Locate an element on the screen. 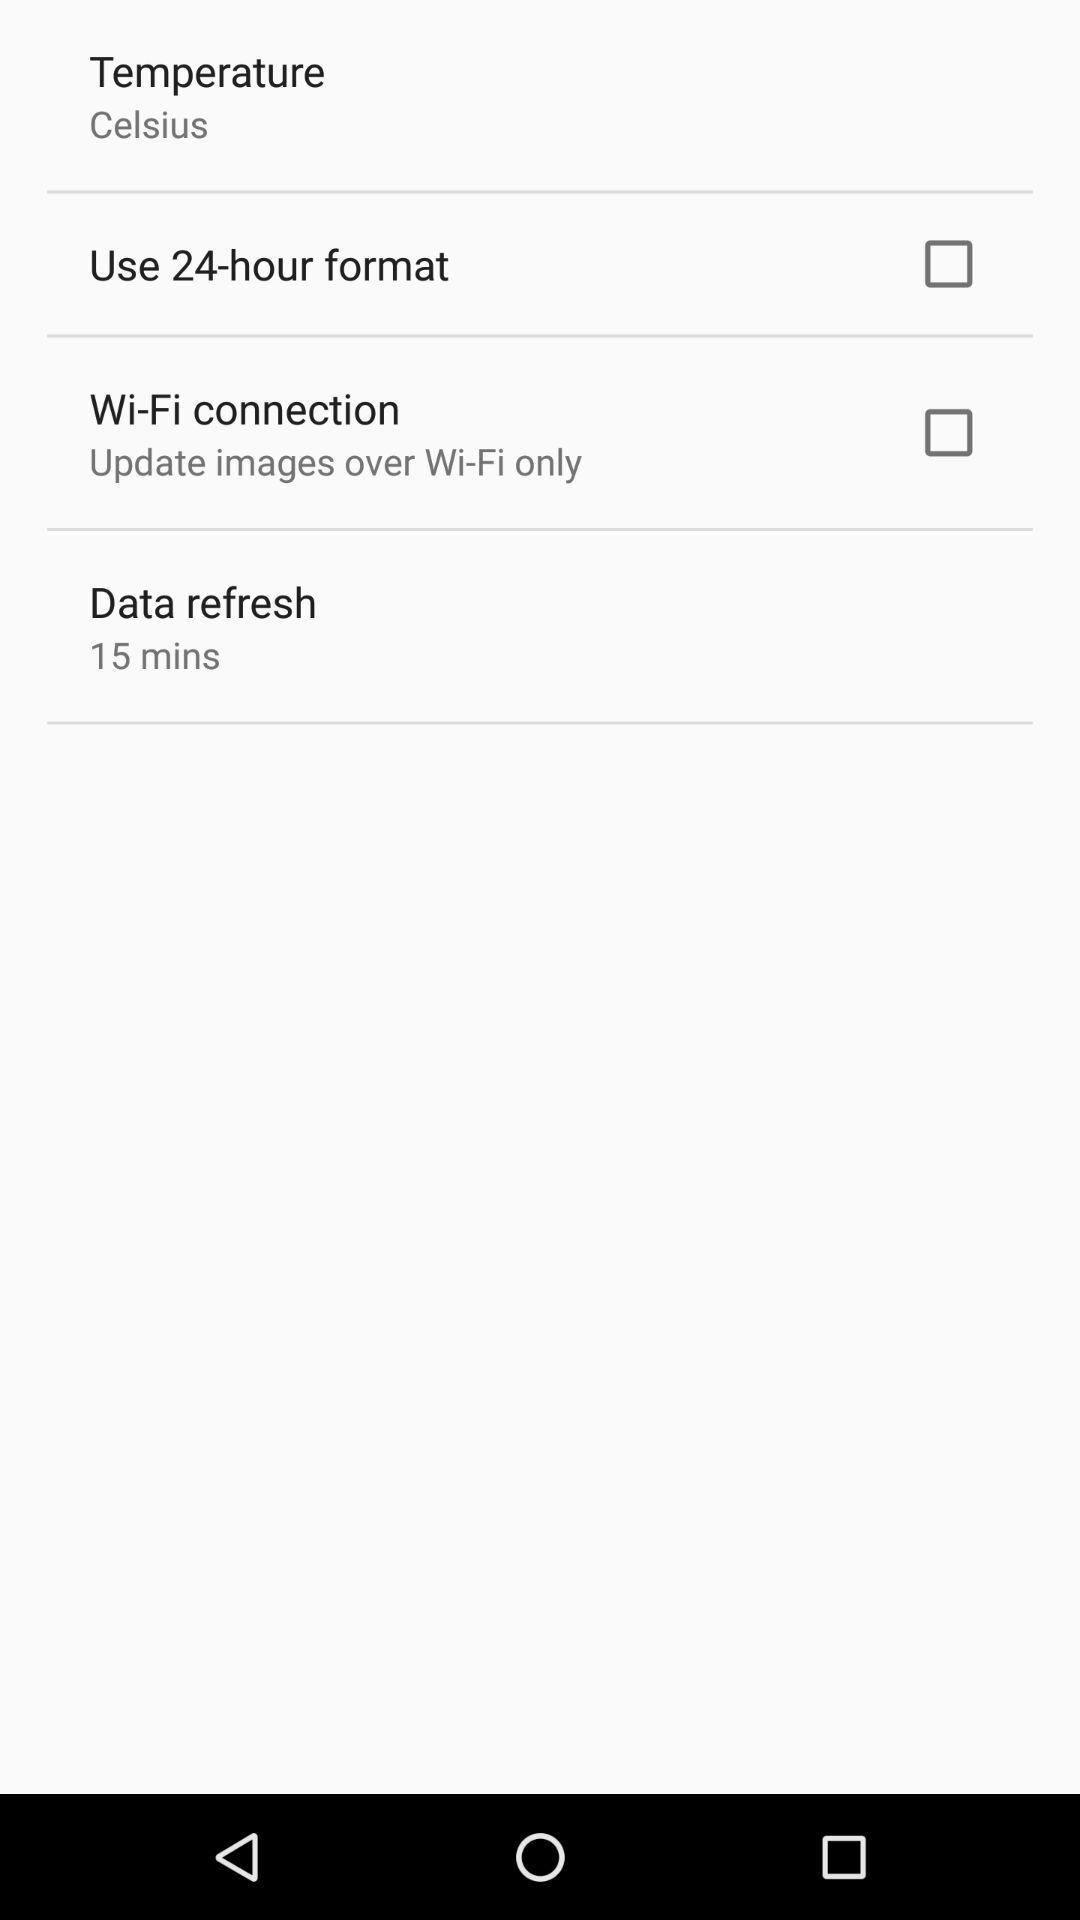 This screenshot has width=1080, height=1920. the app above use 24 hour icon is located at coordinates (147, 122).